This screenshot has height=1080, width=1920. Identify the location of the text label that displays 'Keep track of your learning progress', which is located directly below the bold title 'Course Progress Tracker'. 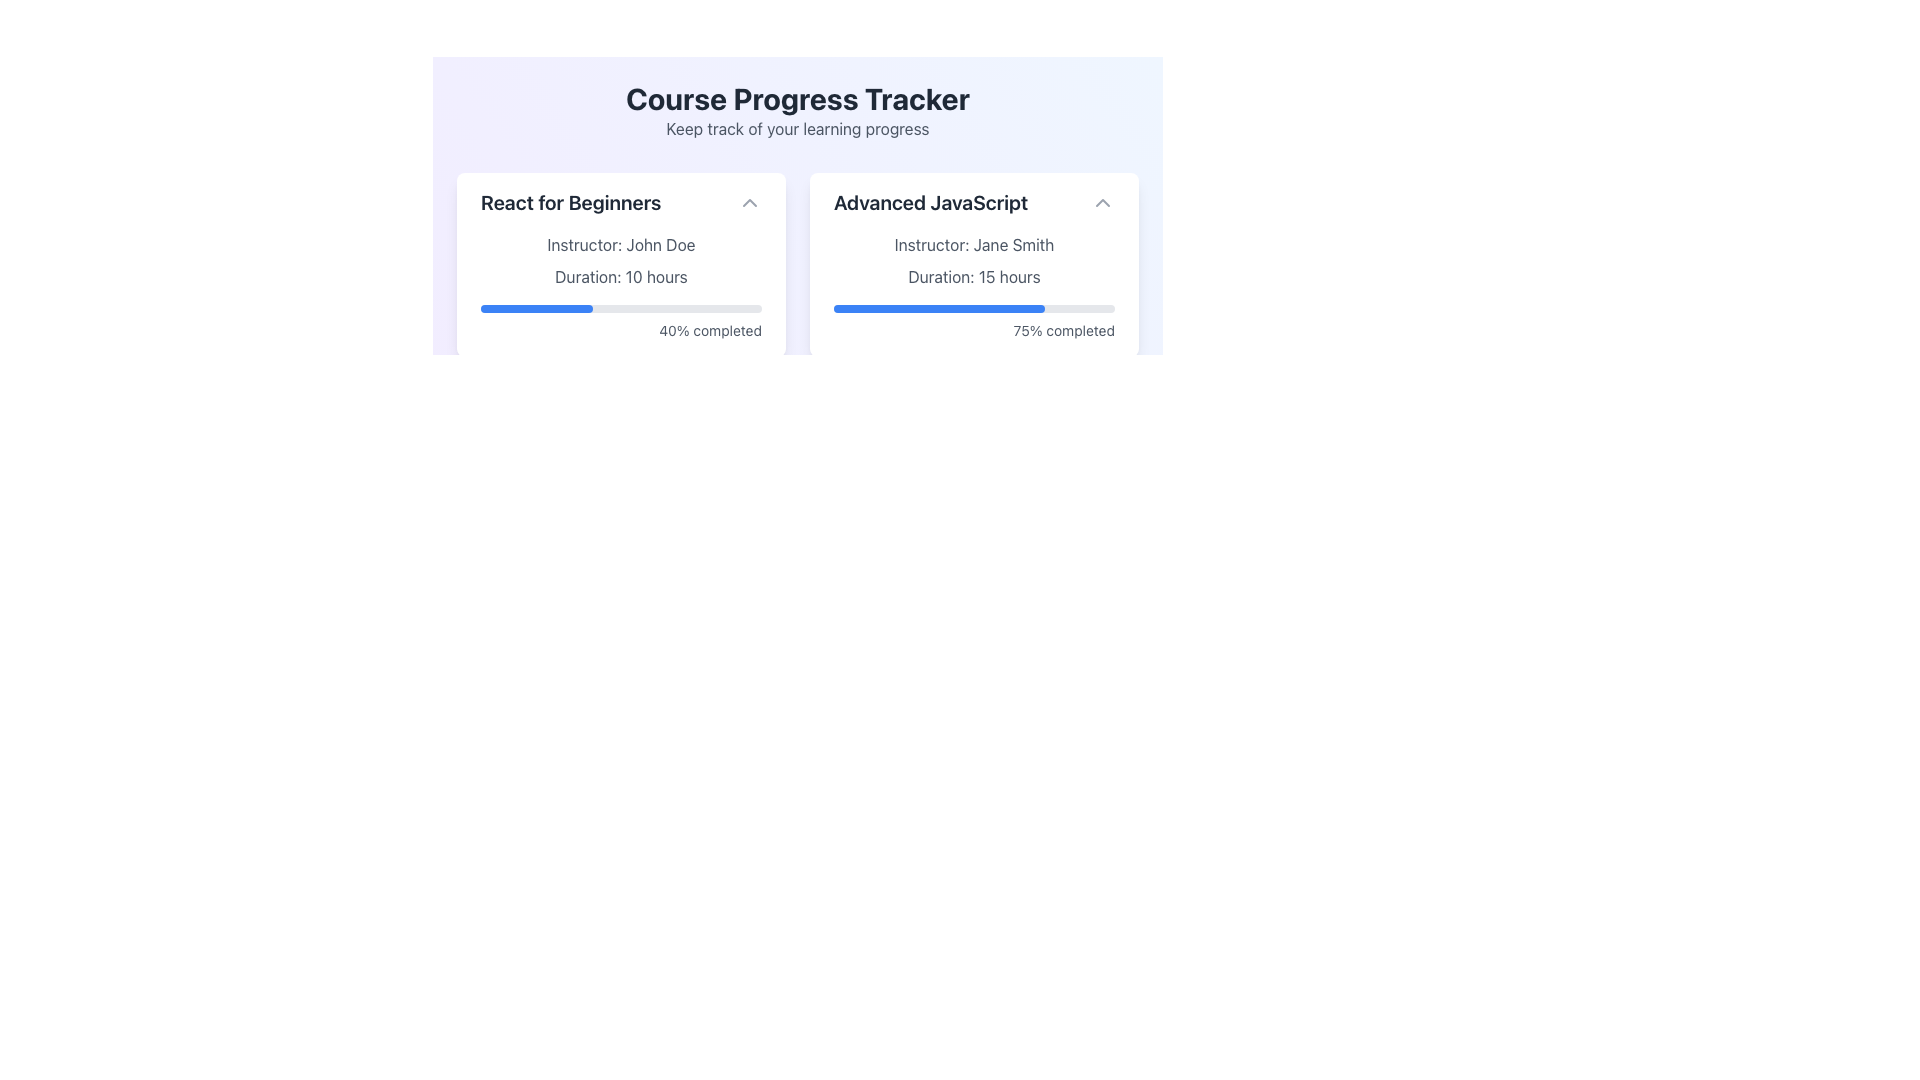
(796, 128).